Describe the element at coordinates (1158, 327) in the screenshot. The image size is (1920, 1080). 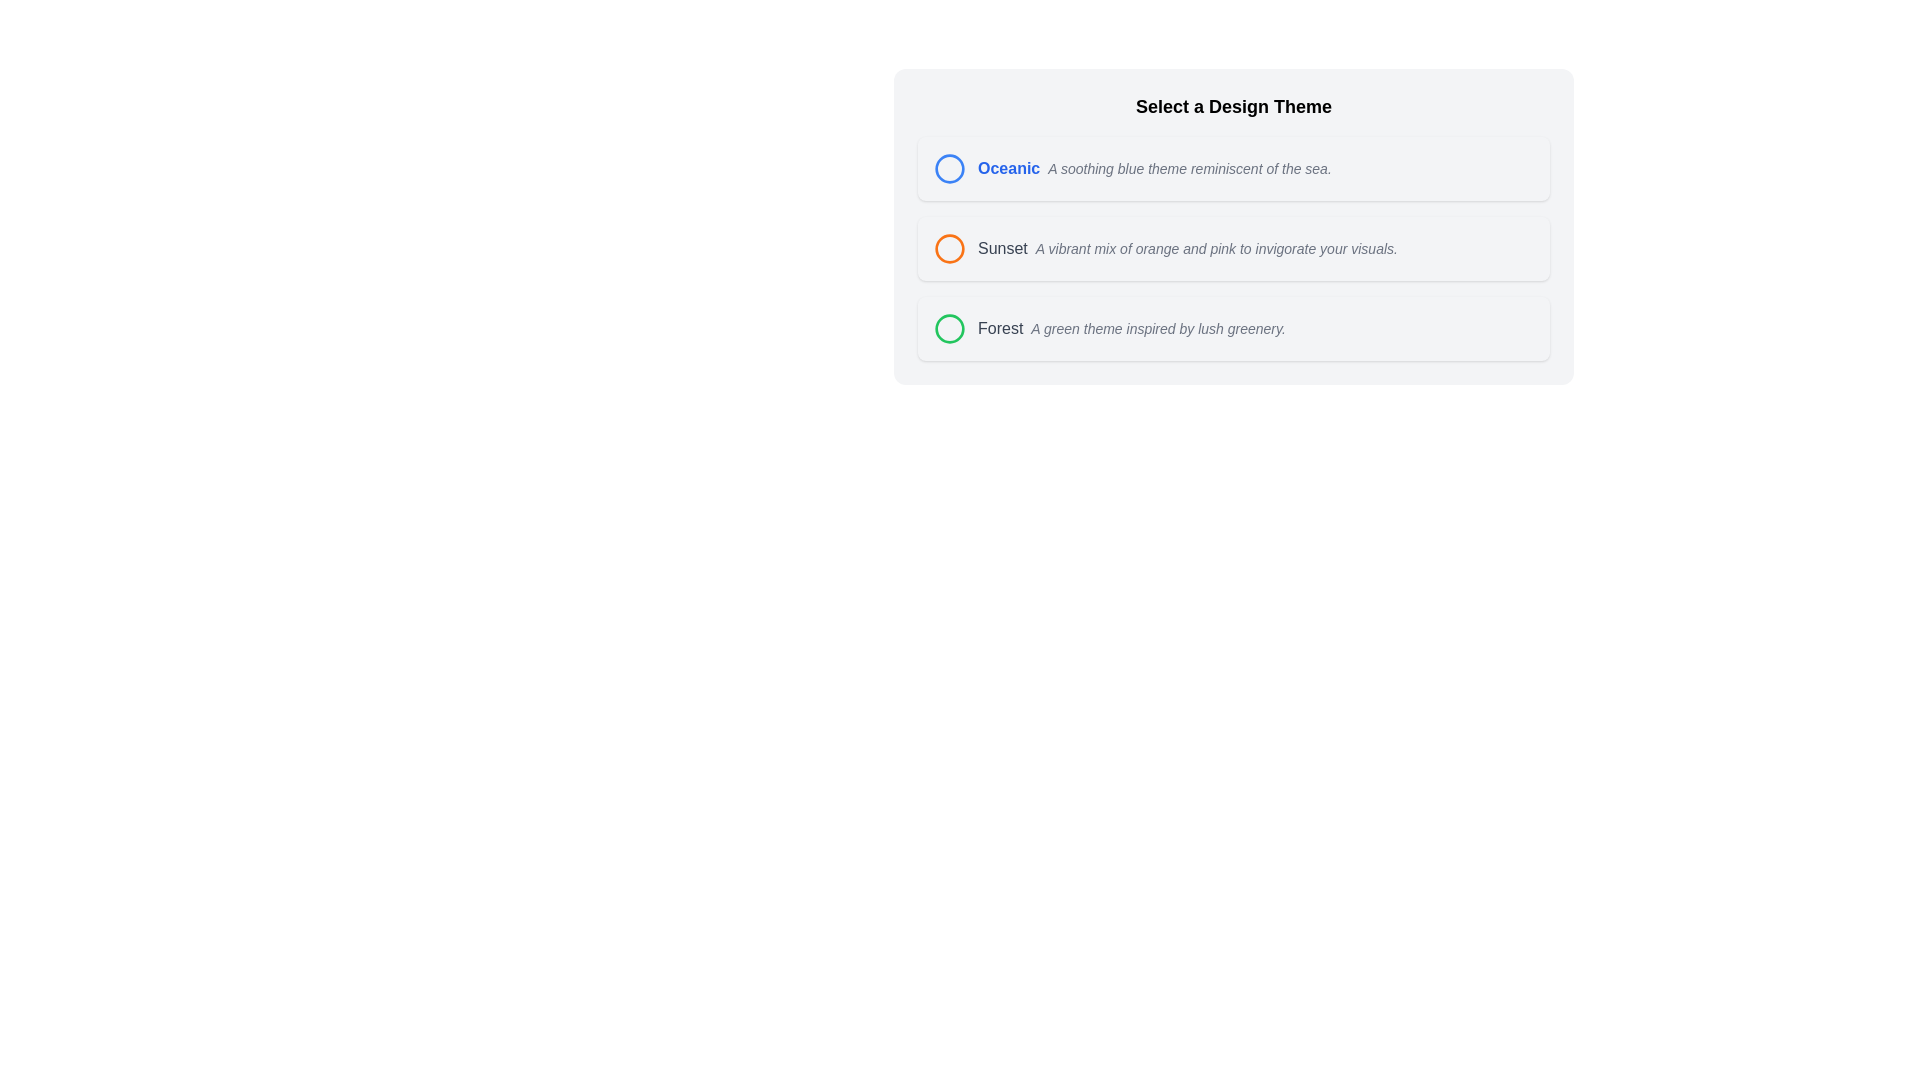
I see `the text snippet reading 'A green theme inspired by lush greenery.' which is located to the right of the 'Forest' label and underneath a green circular icon` at that location.